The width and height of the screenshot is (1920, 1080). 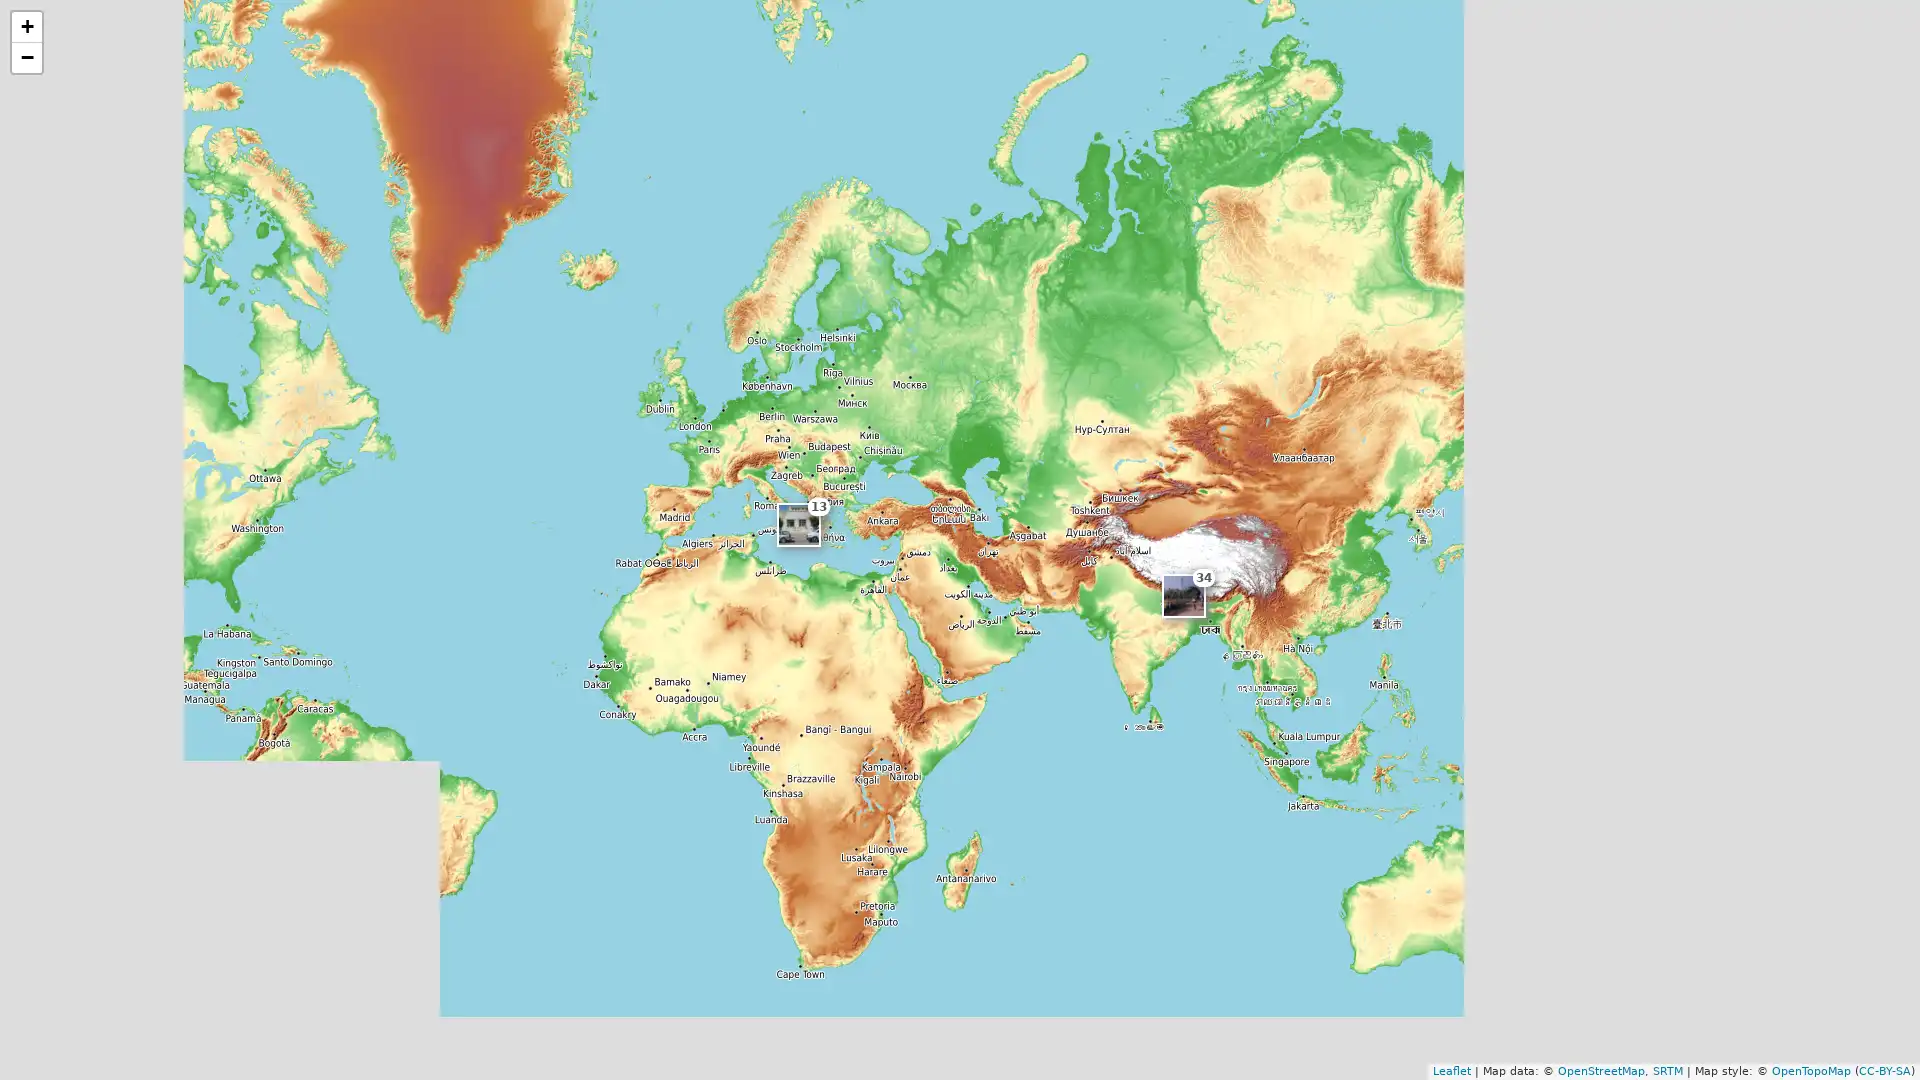 What do you see at coordinates (27, 56) in the screenshot?
I see `Zoom out` at bounding box center [27, 56].